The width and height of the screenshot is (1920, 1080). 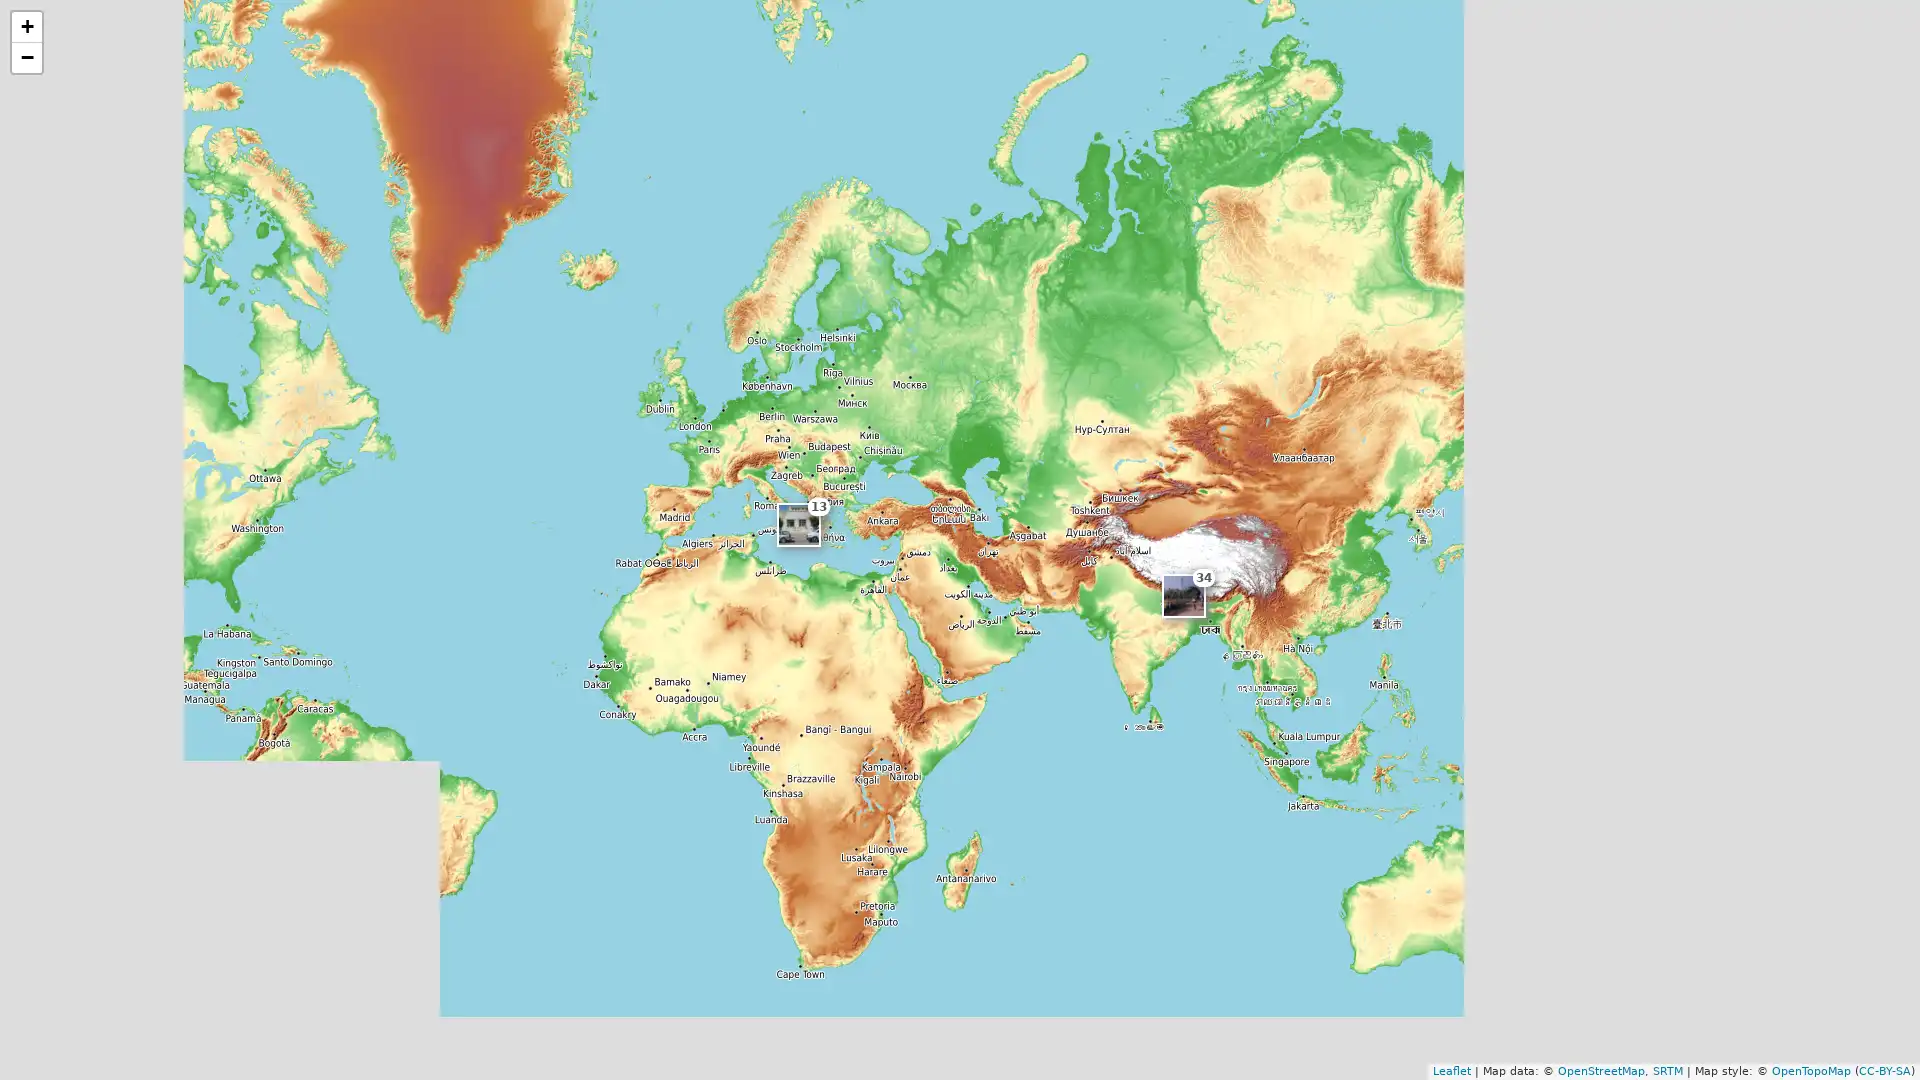 What do you see at coordinates (27, 56) in the screenshot?
I see `Zoom out` at bounding box center [27, 56].